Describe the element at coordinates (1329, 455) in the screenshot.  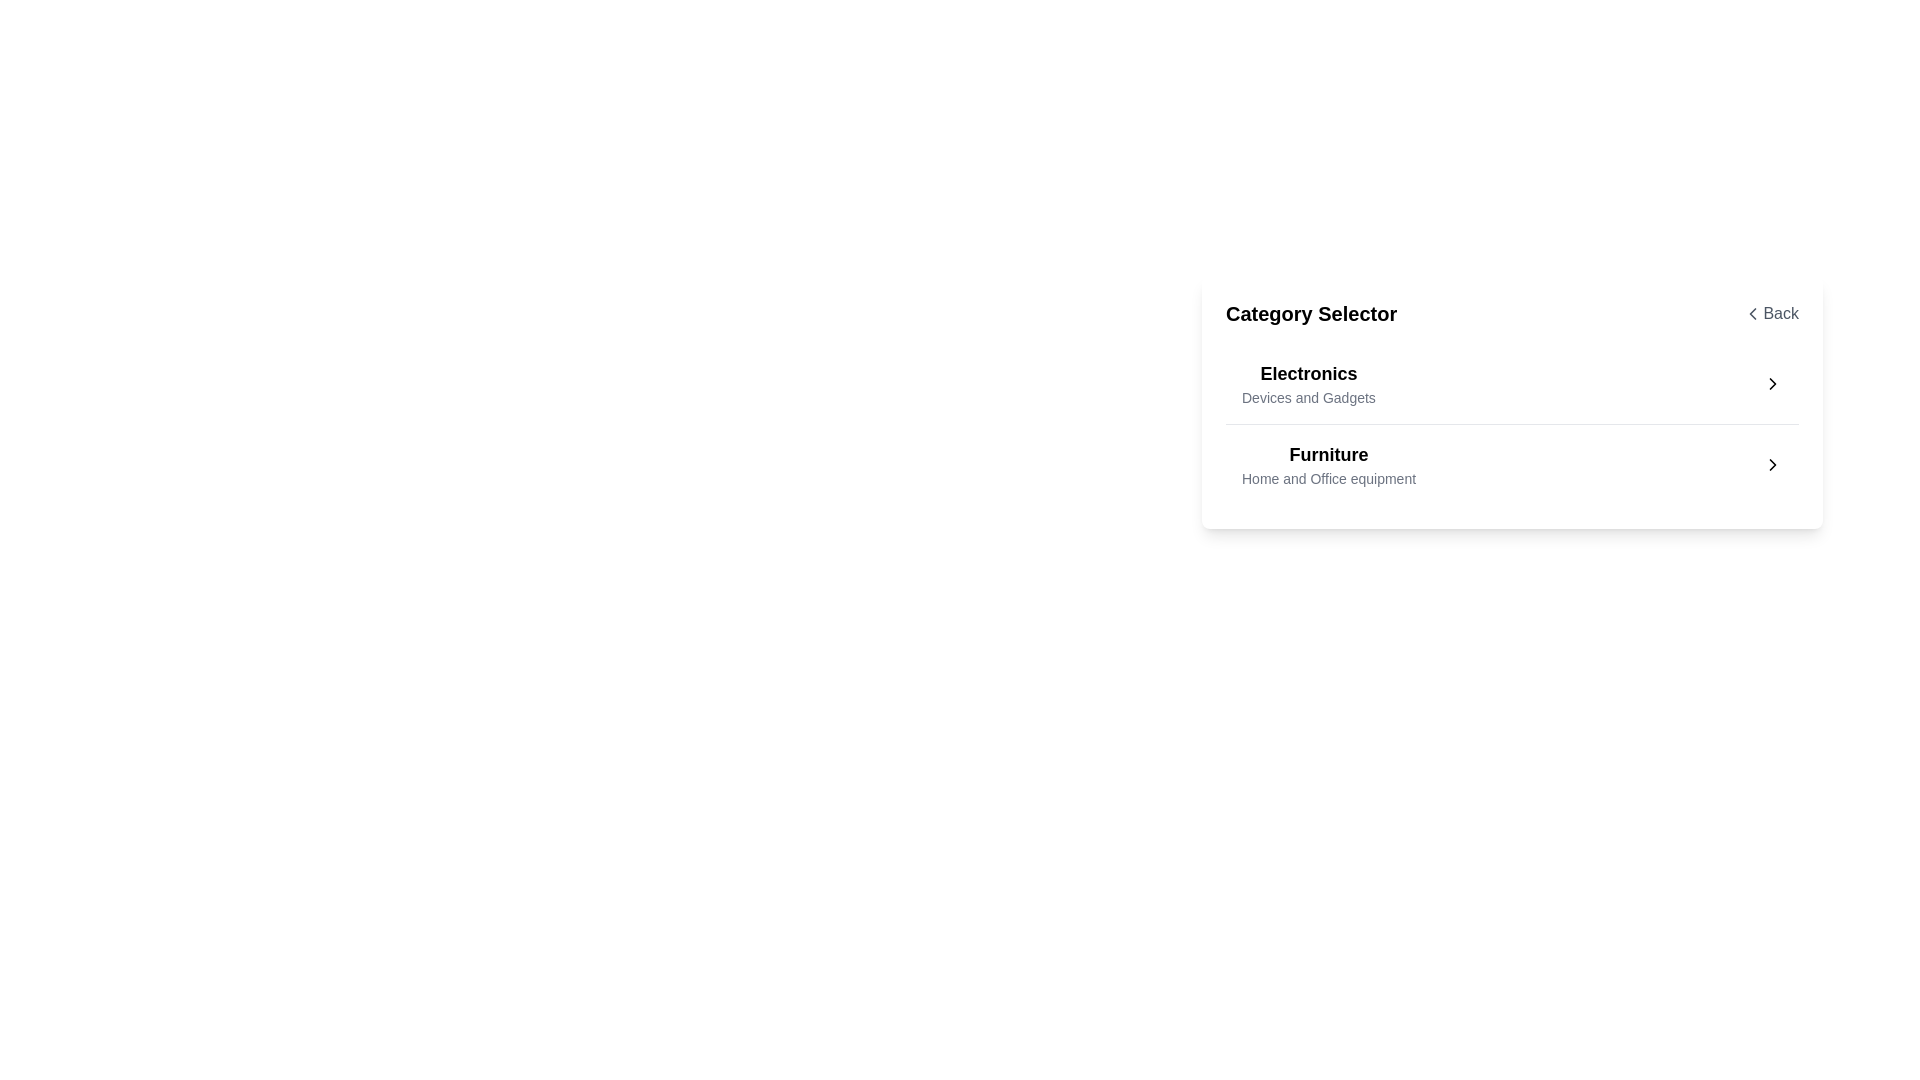
I see `the 'Furniture' text label` at that location.